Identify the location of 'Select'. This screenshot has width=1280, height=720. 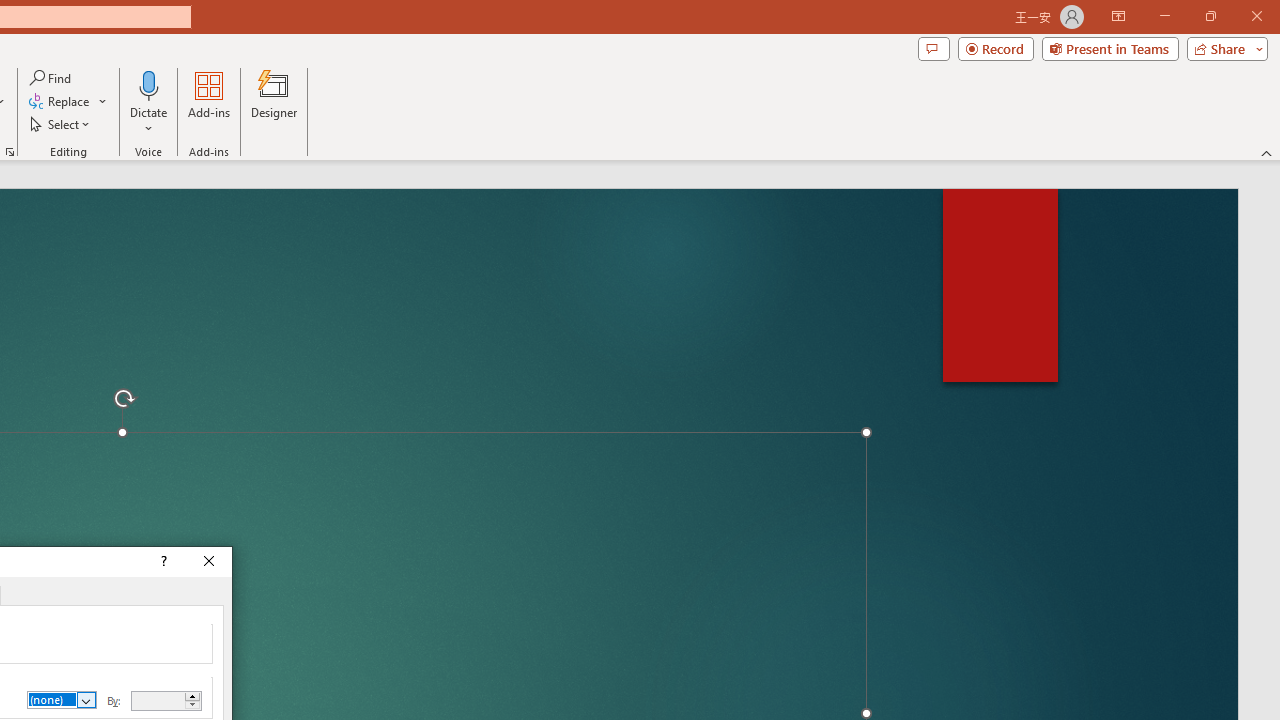
(61, 124).